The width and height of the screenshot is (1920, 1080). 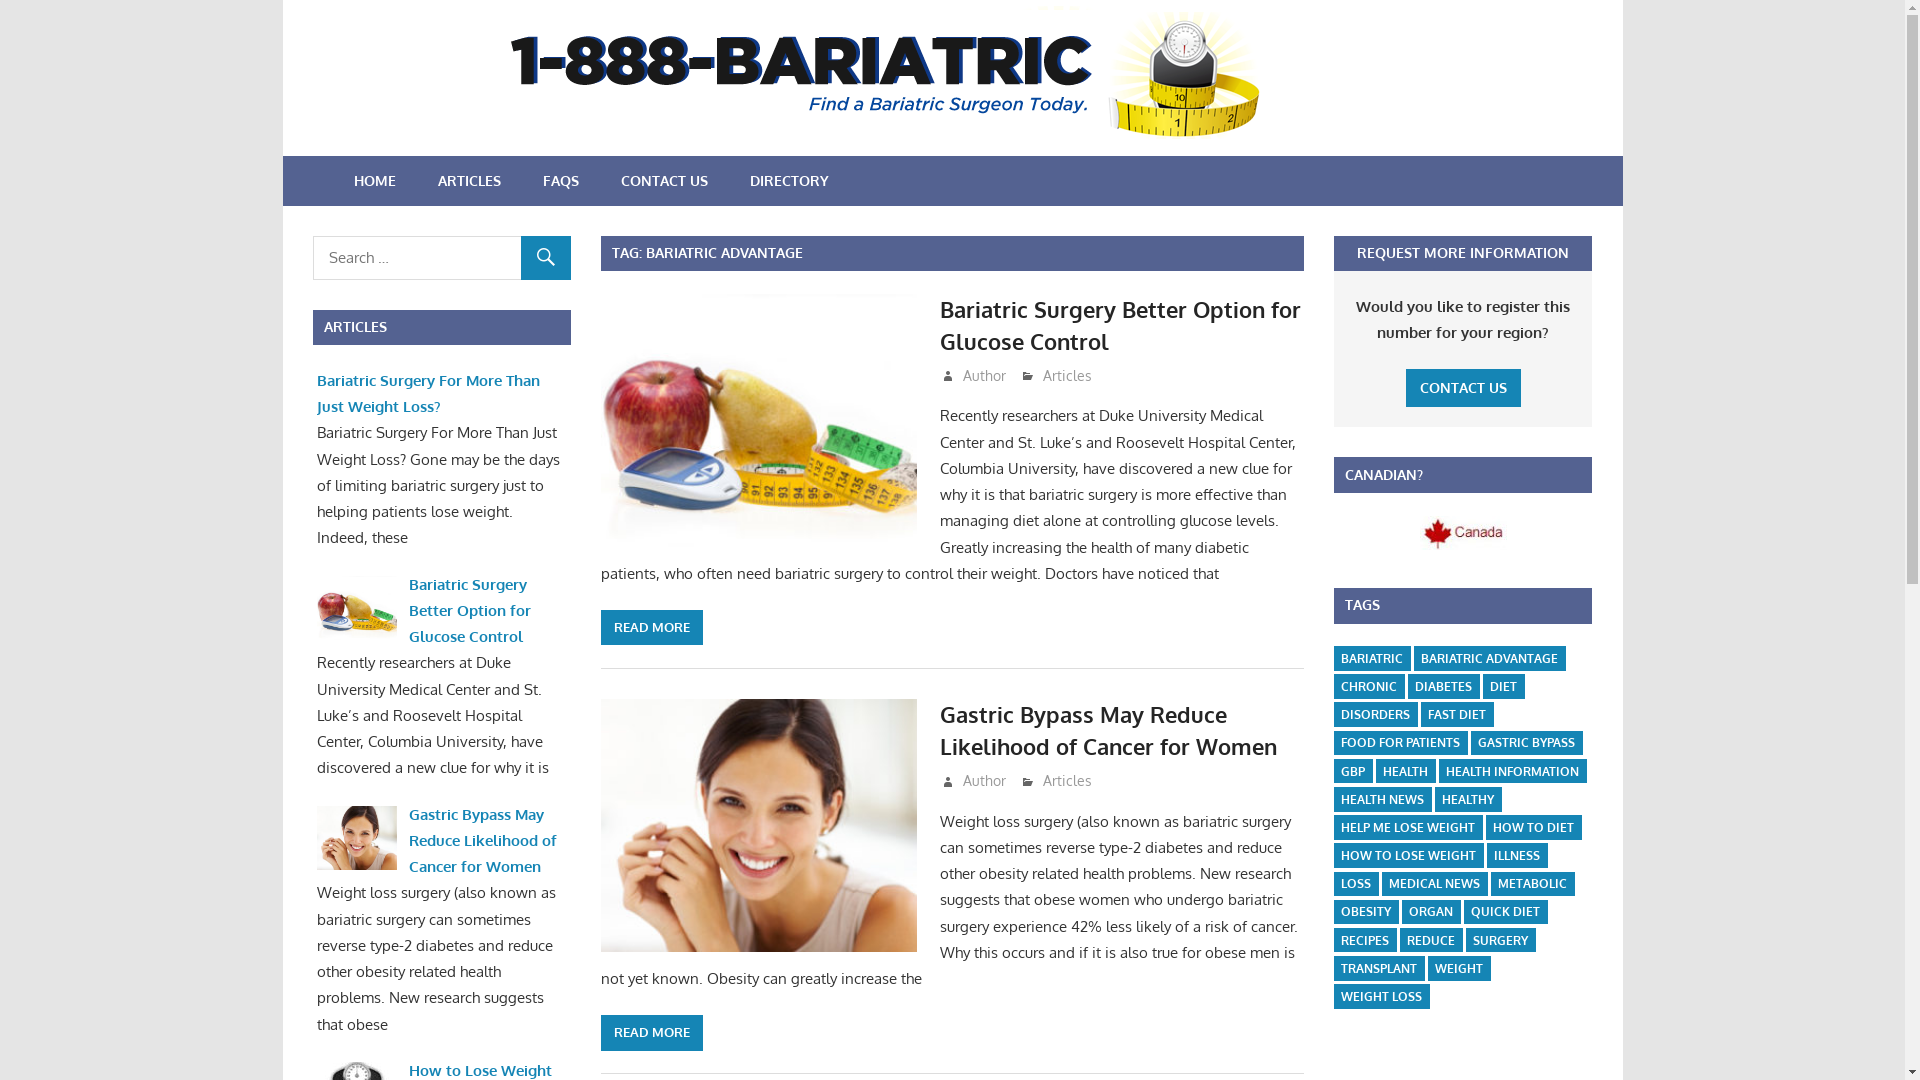 What do you see at coordinates (1107, 729) in the screenshot?
I see `'Gastric Bypass May Reduce Likelihood of Cancer for Women'` at bounding box center [1107, 729].